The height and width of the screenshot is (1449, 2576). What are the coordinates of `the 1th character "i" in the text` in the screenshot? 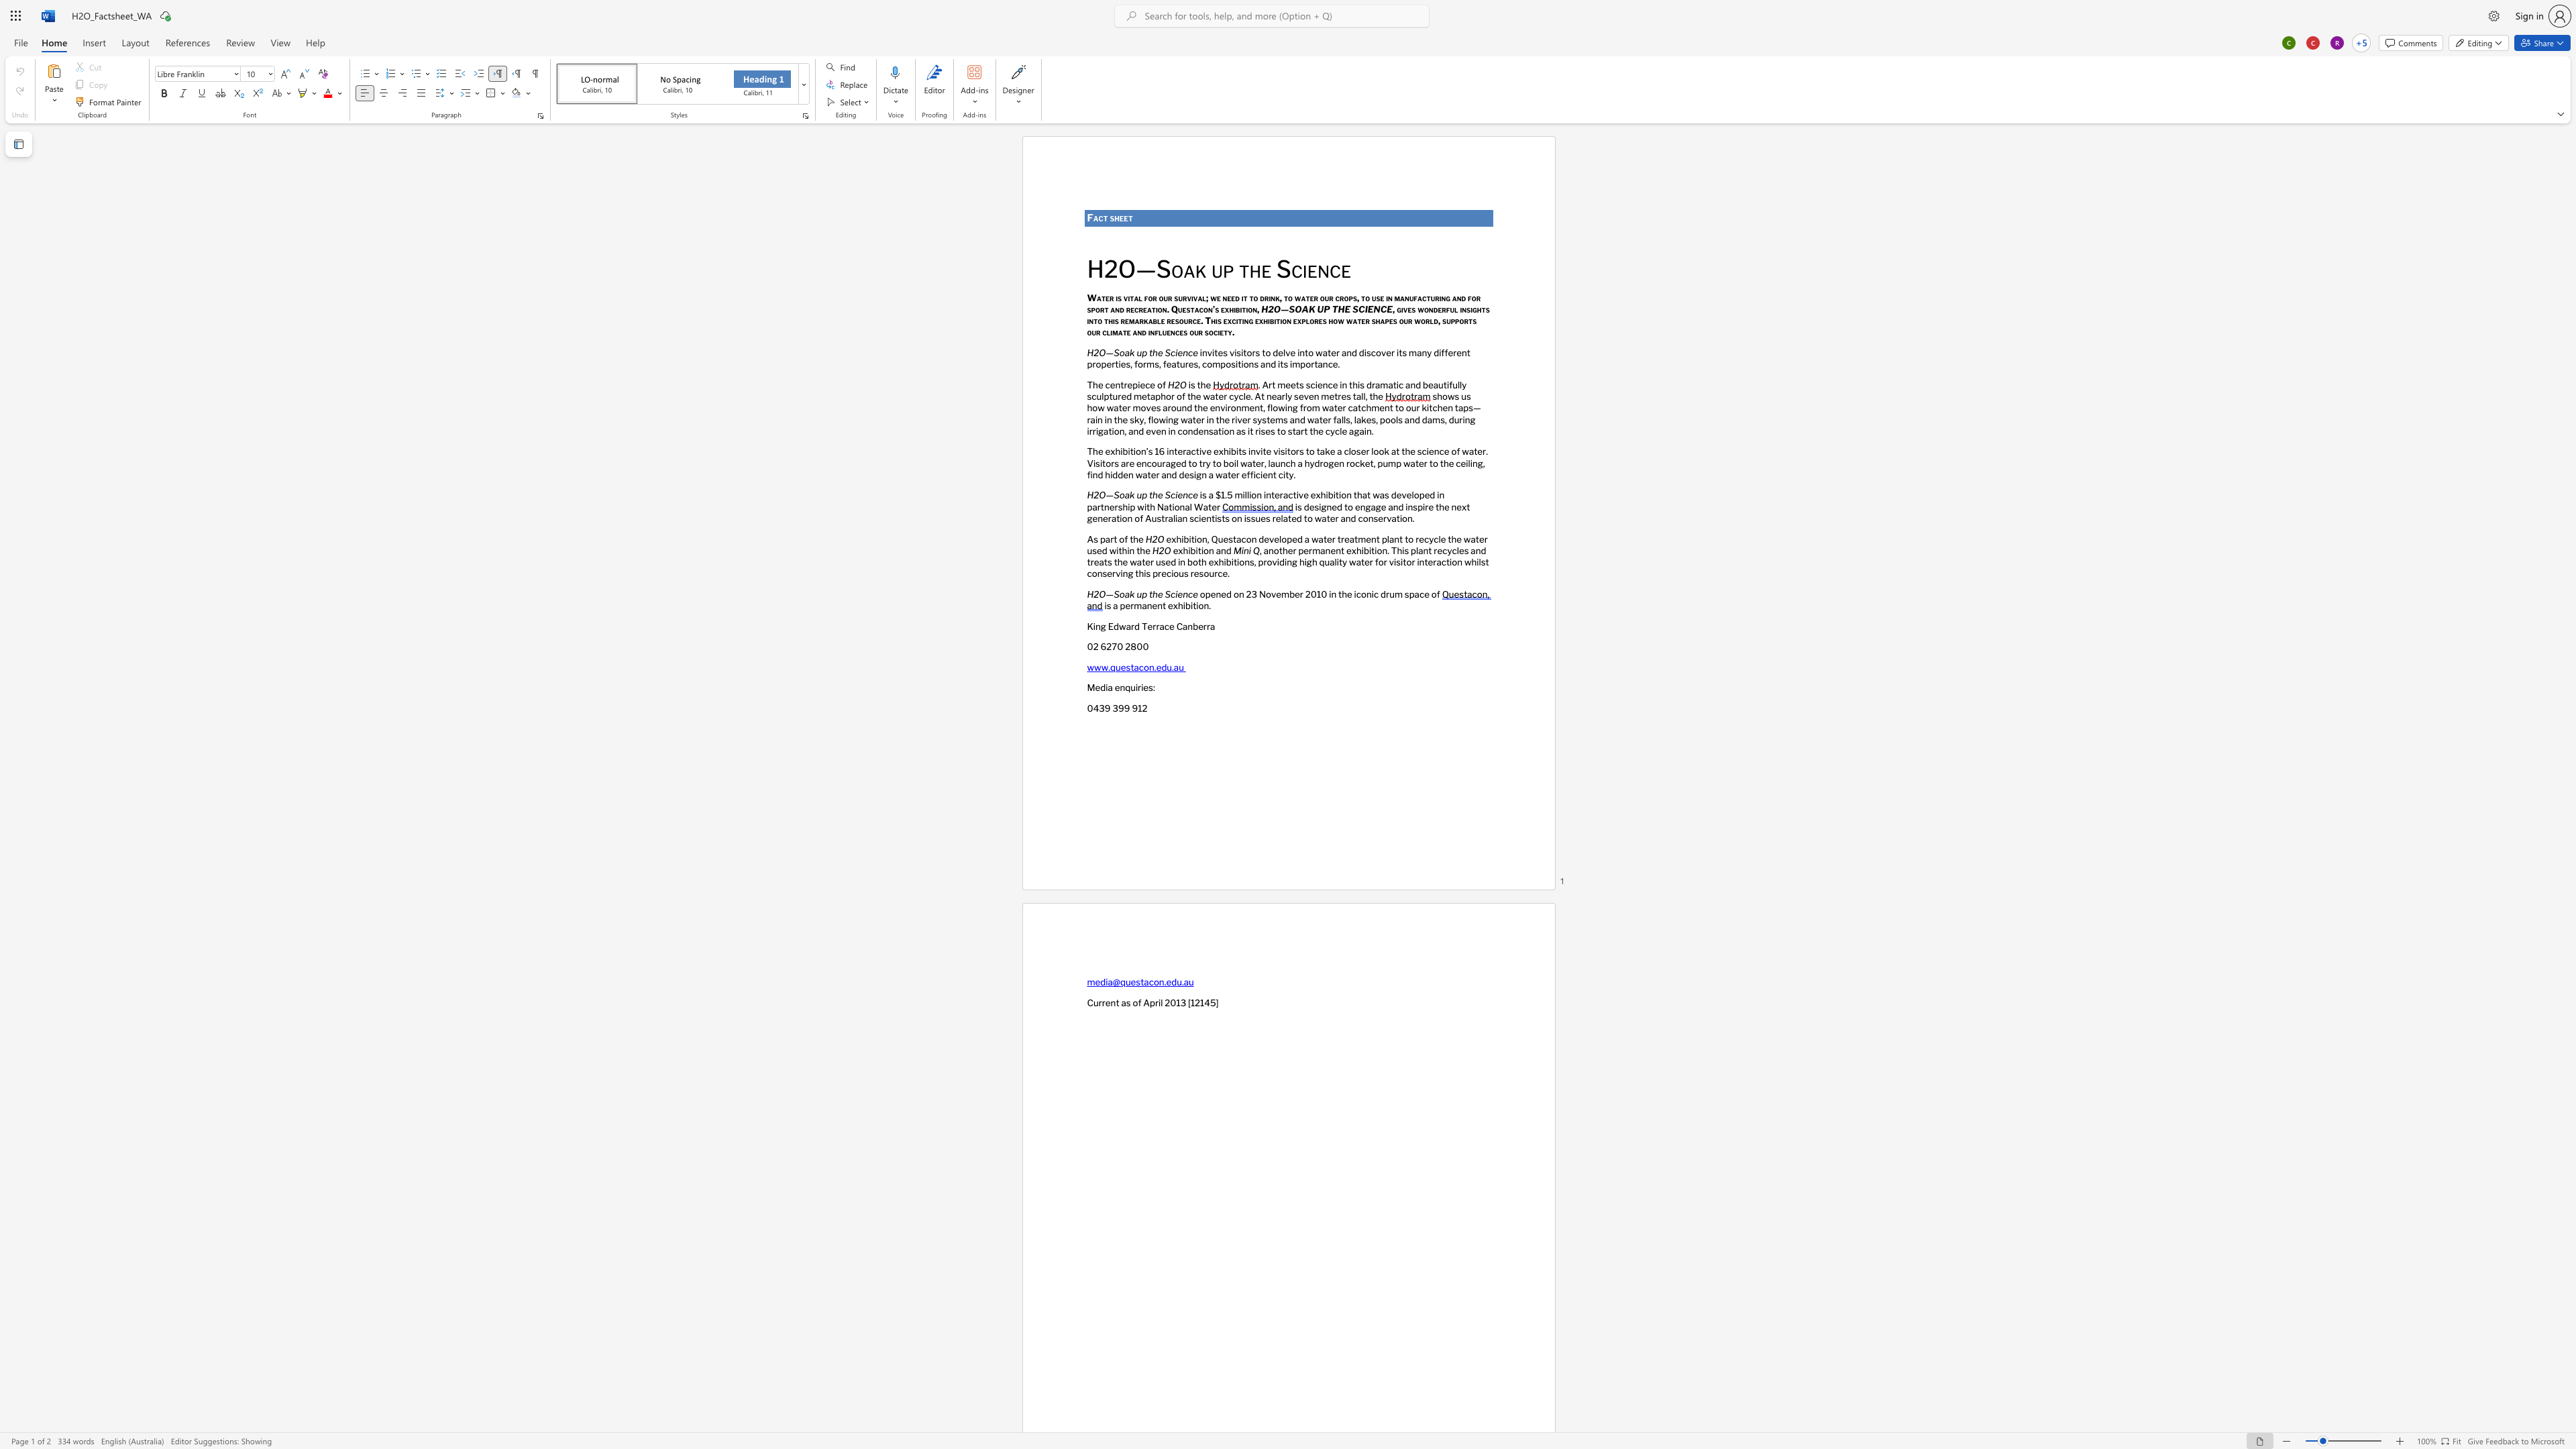 It's located at (1200, 494).